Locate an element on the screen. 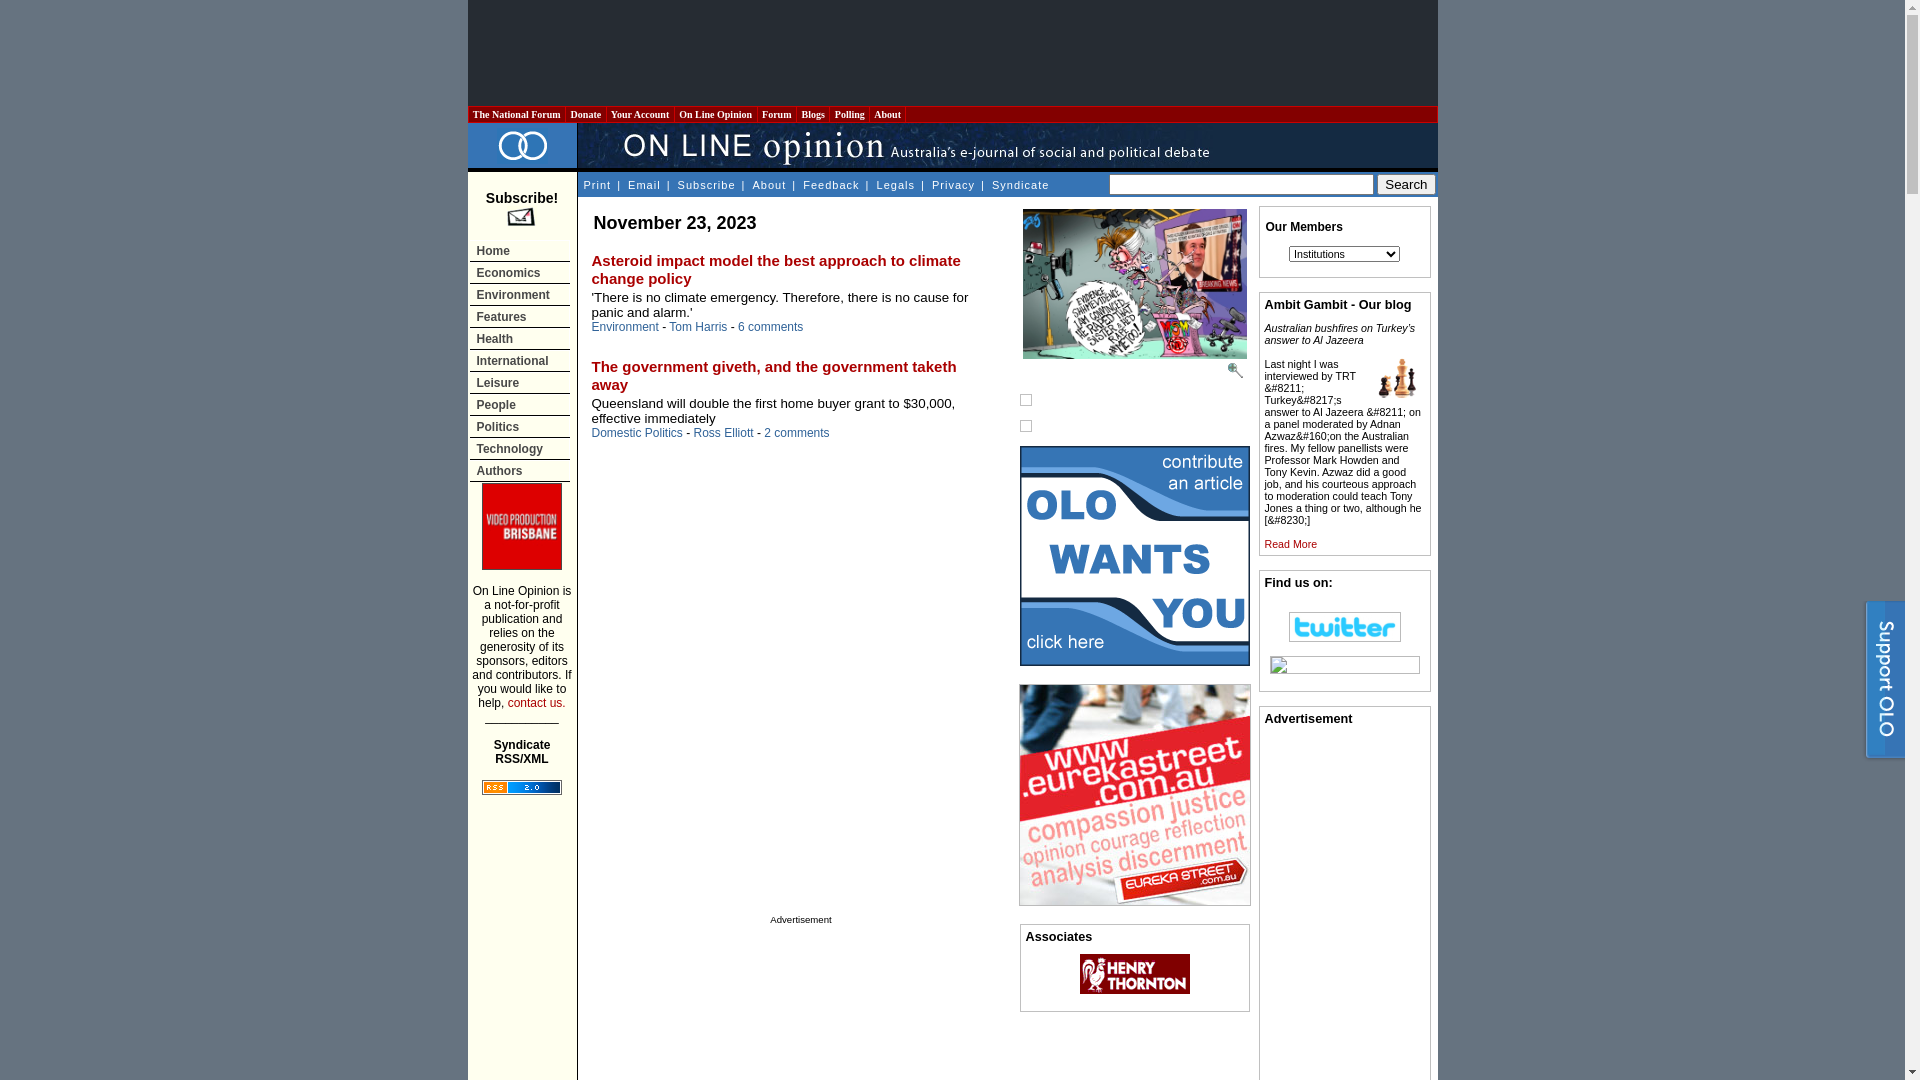 This screenshot has width=1920, height=1080. 'Health' is located at coordinates (469, 337).